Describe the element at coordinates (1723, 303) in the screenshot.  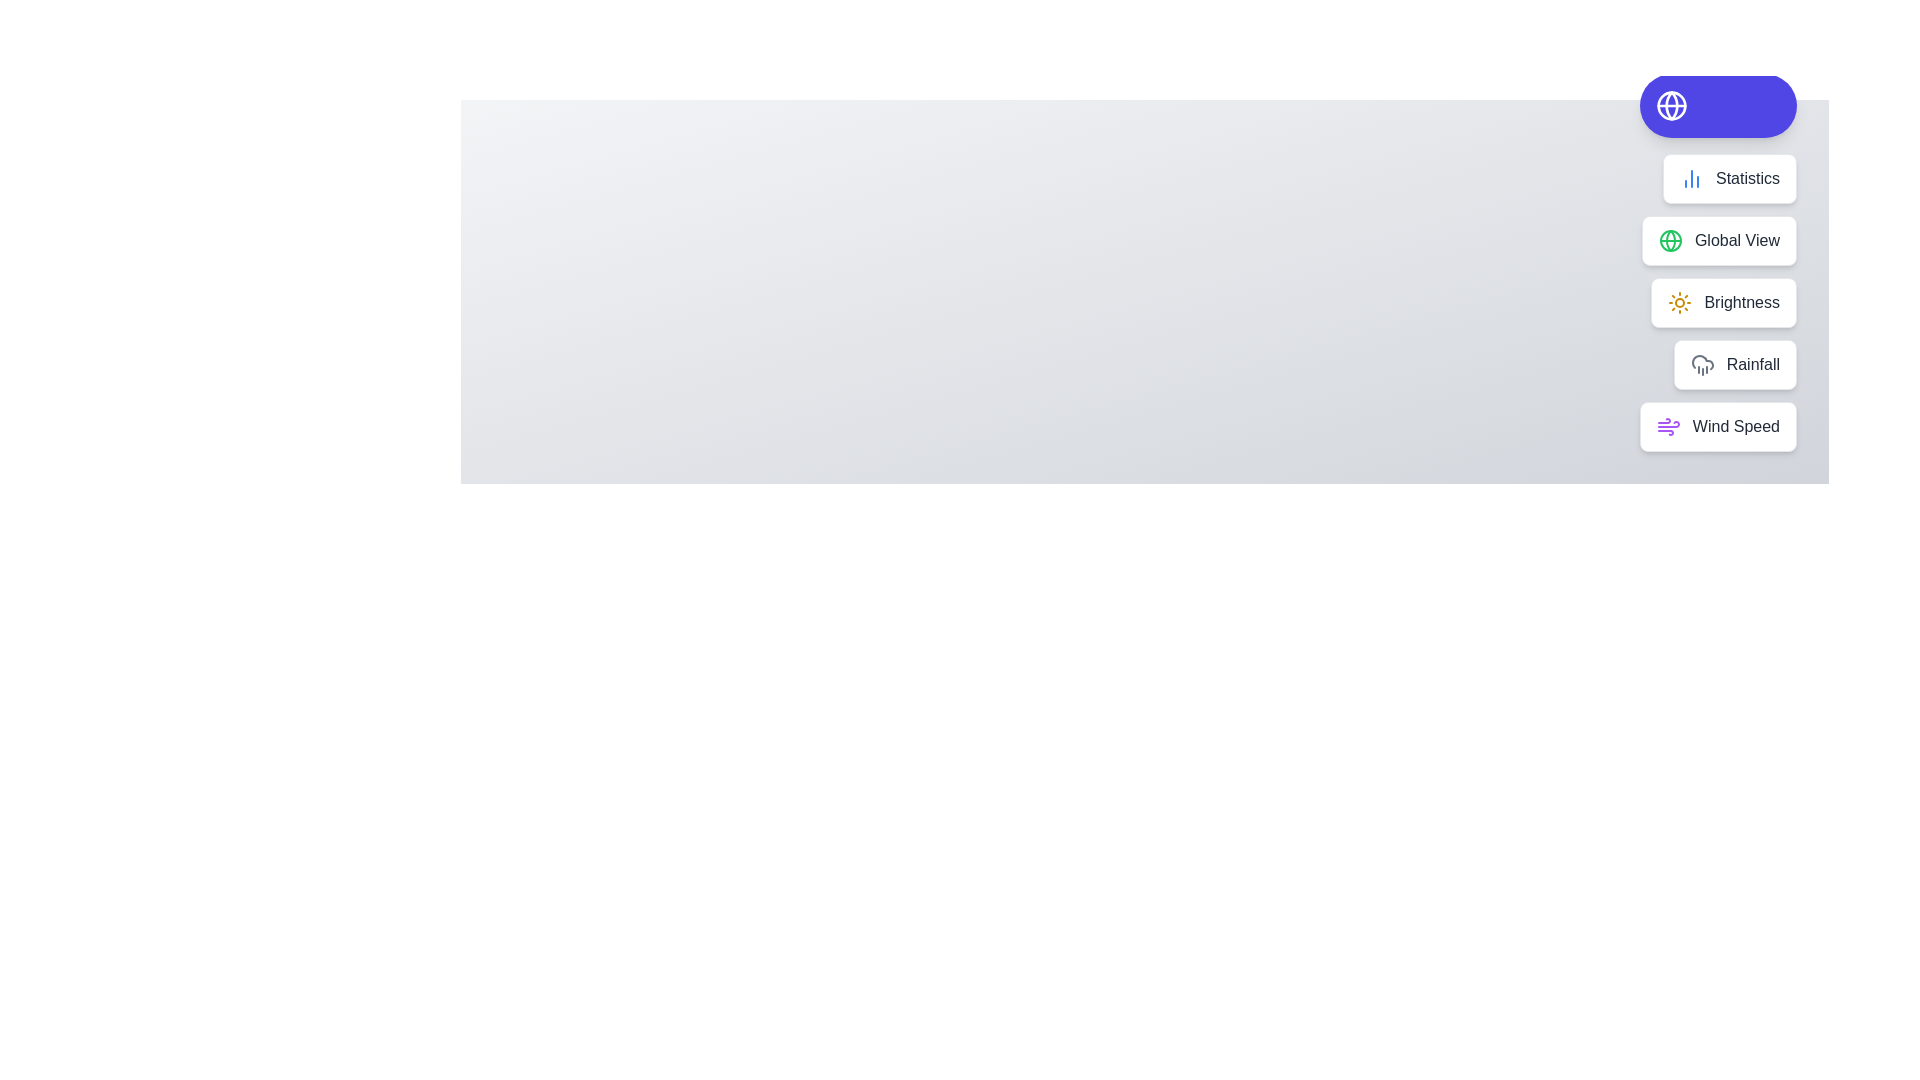
I see `the action Brightness from the speed dial` at that location.